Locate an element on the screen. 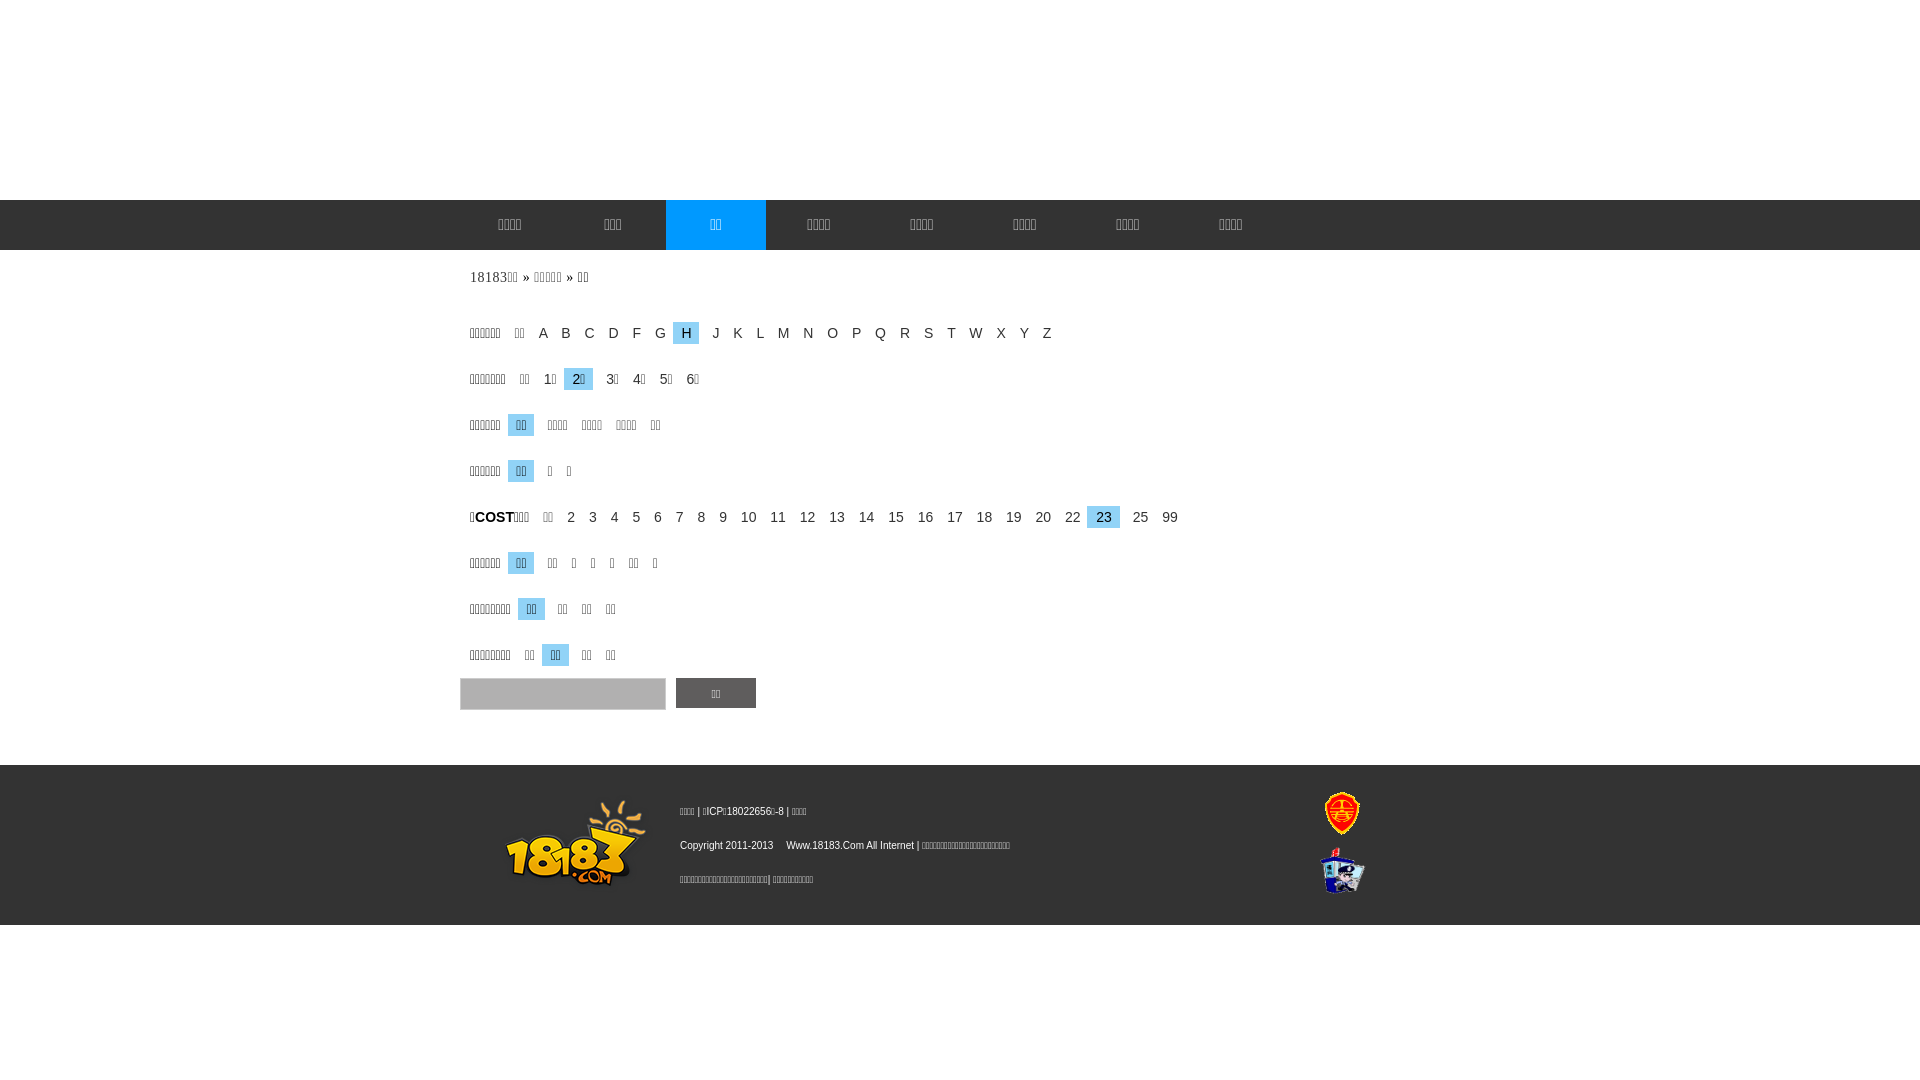 The width and height of the screenshot is (1920, 1080). 'R' is located at coordinates (888, 331).